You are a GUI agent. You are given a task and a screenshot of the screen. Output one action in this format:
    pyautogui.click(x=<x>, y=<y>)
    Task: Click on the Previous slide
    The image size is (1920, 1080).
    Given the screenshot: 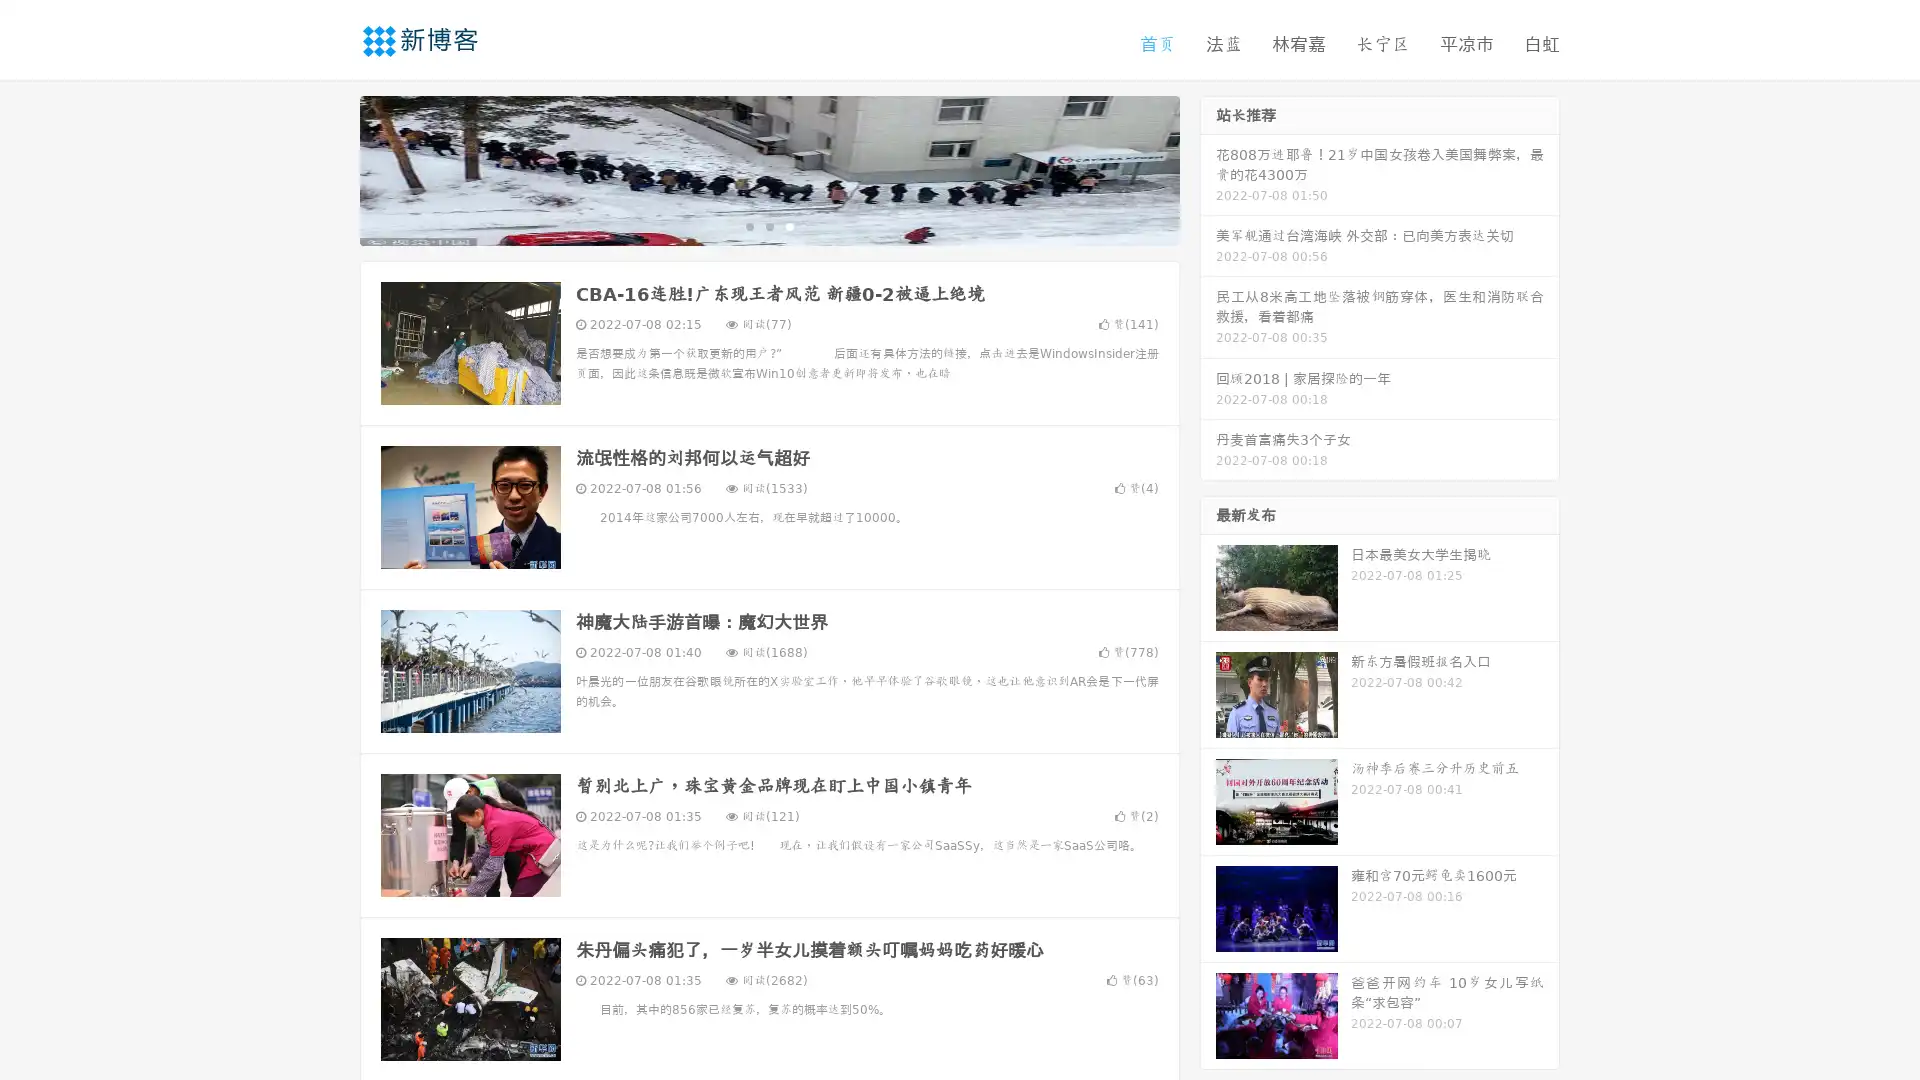 What is the action you would take?
    pyautogui.click(x=330, y=168)
    